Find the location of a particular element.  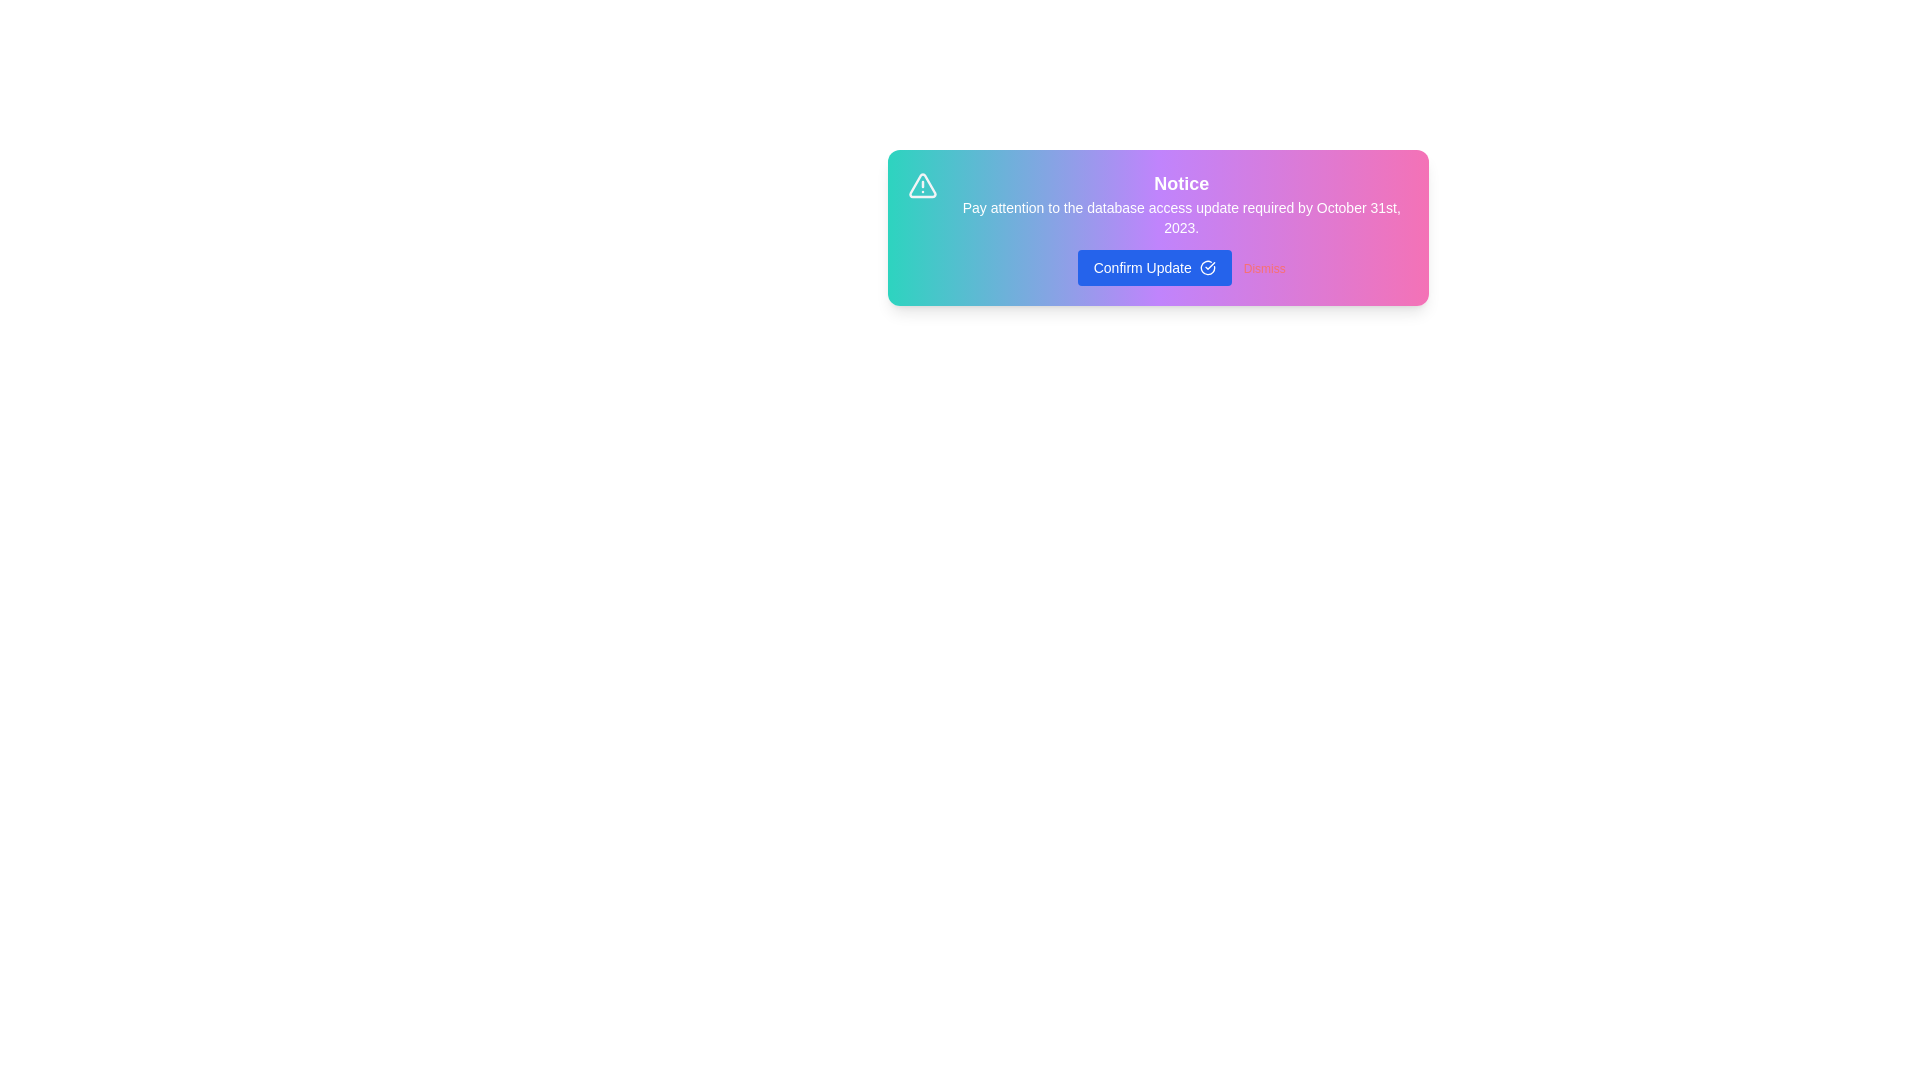

the word 'to' in the alert message is located at coordinates (979, 200).